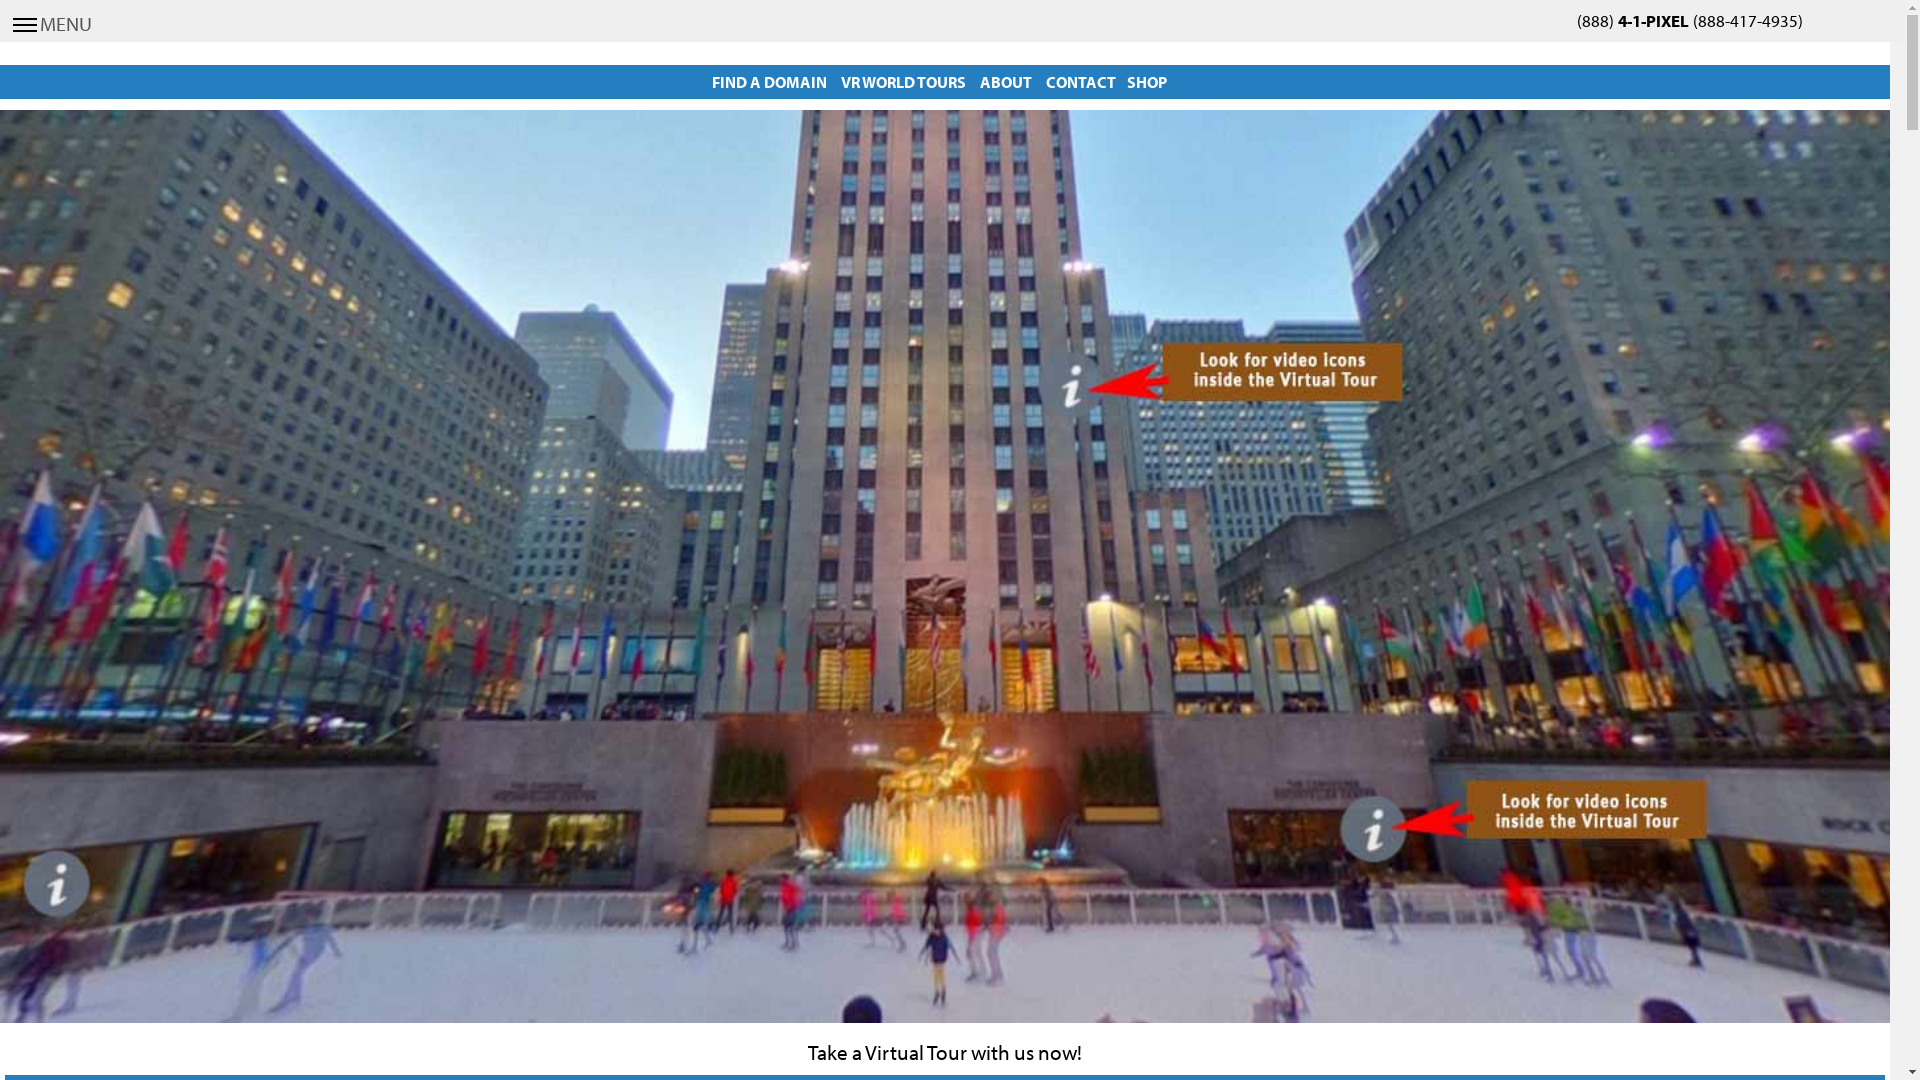  Describe the element at coordinates (1006, 80) in the screenshot. I see `'ABOUT'` at that location.